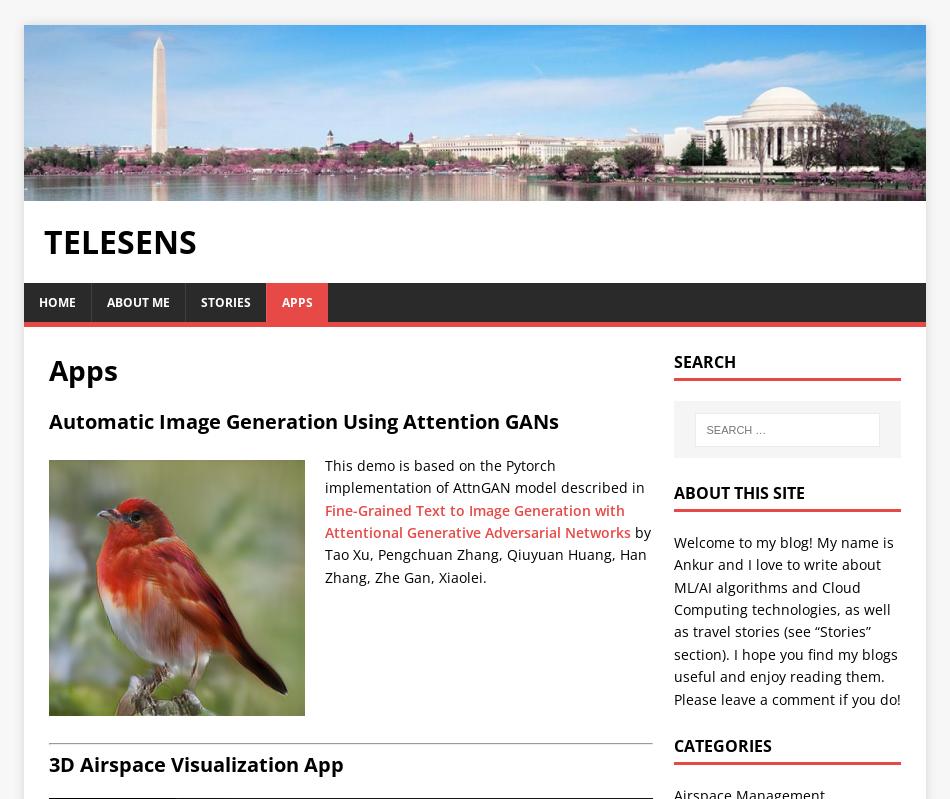  What do you see at coordinates (43, 240) in the screenshot?
I see `'Telesens'` at bounding box center [43, 240].